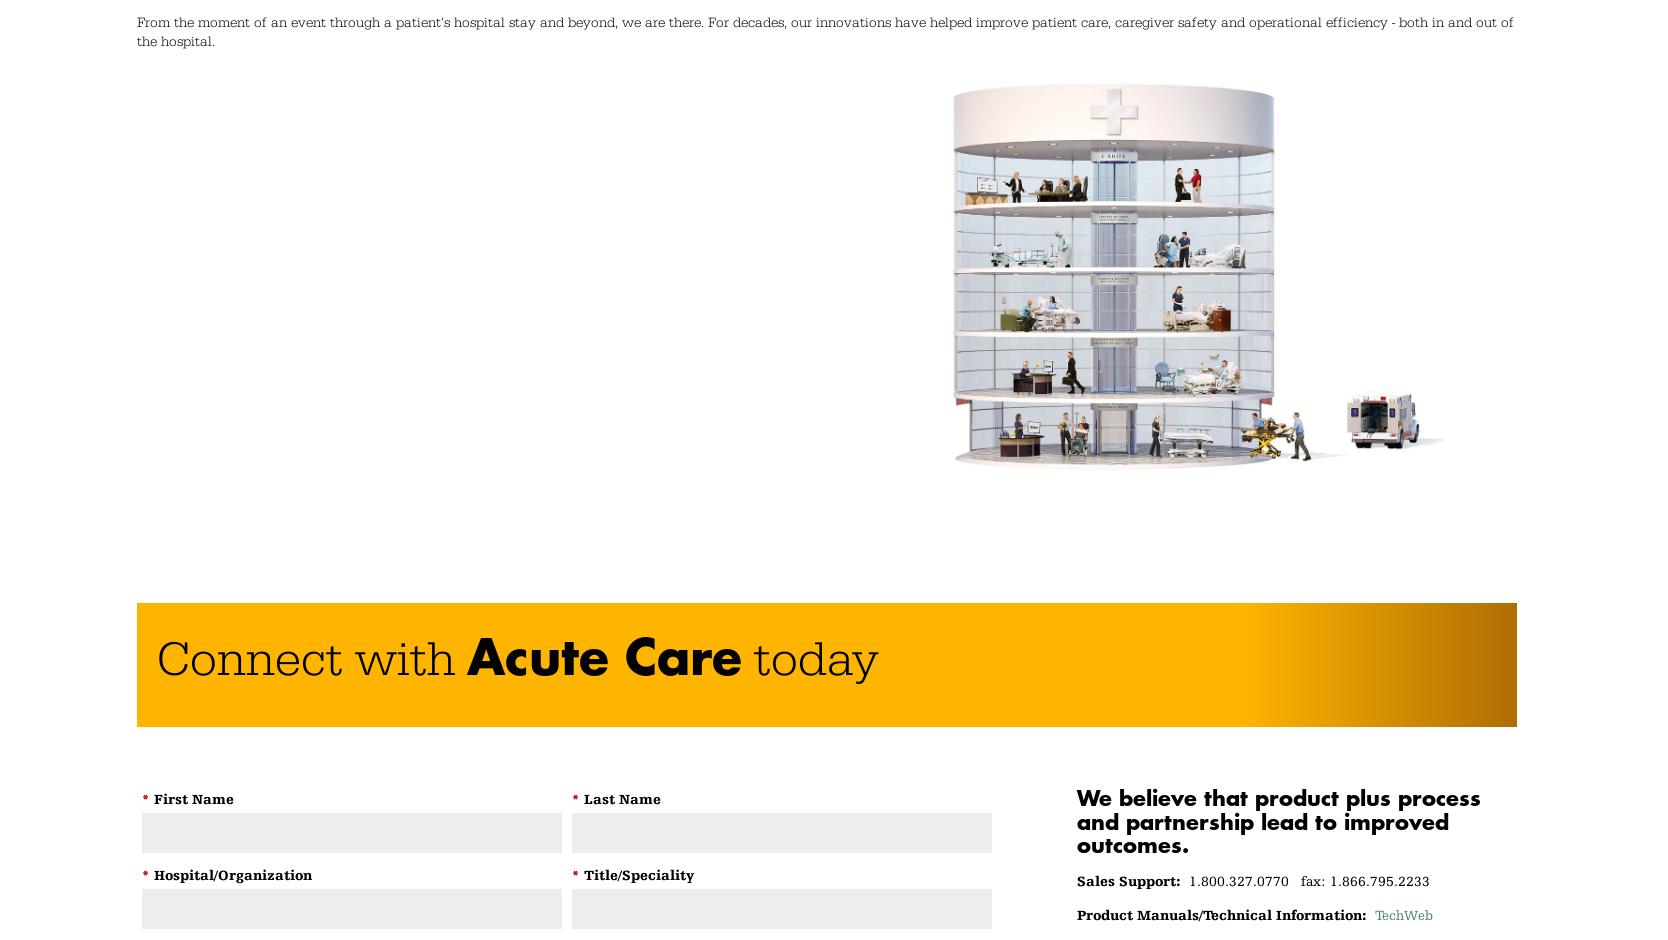 This screenshot has width=1668, height=940. I want to click on 'TechWeb', so click(1402, 913).